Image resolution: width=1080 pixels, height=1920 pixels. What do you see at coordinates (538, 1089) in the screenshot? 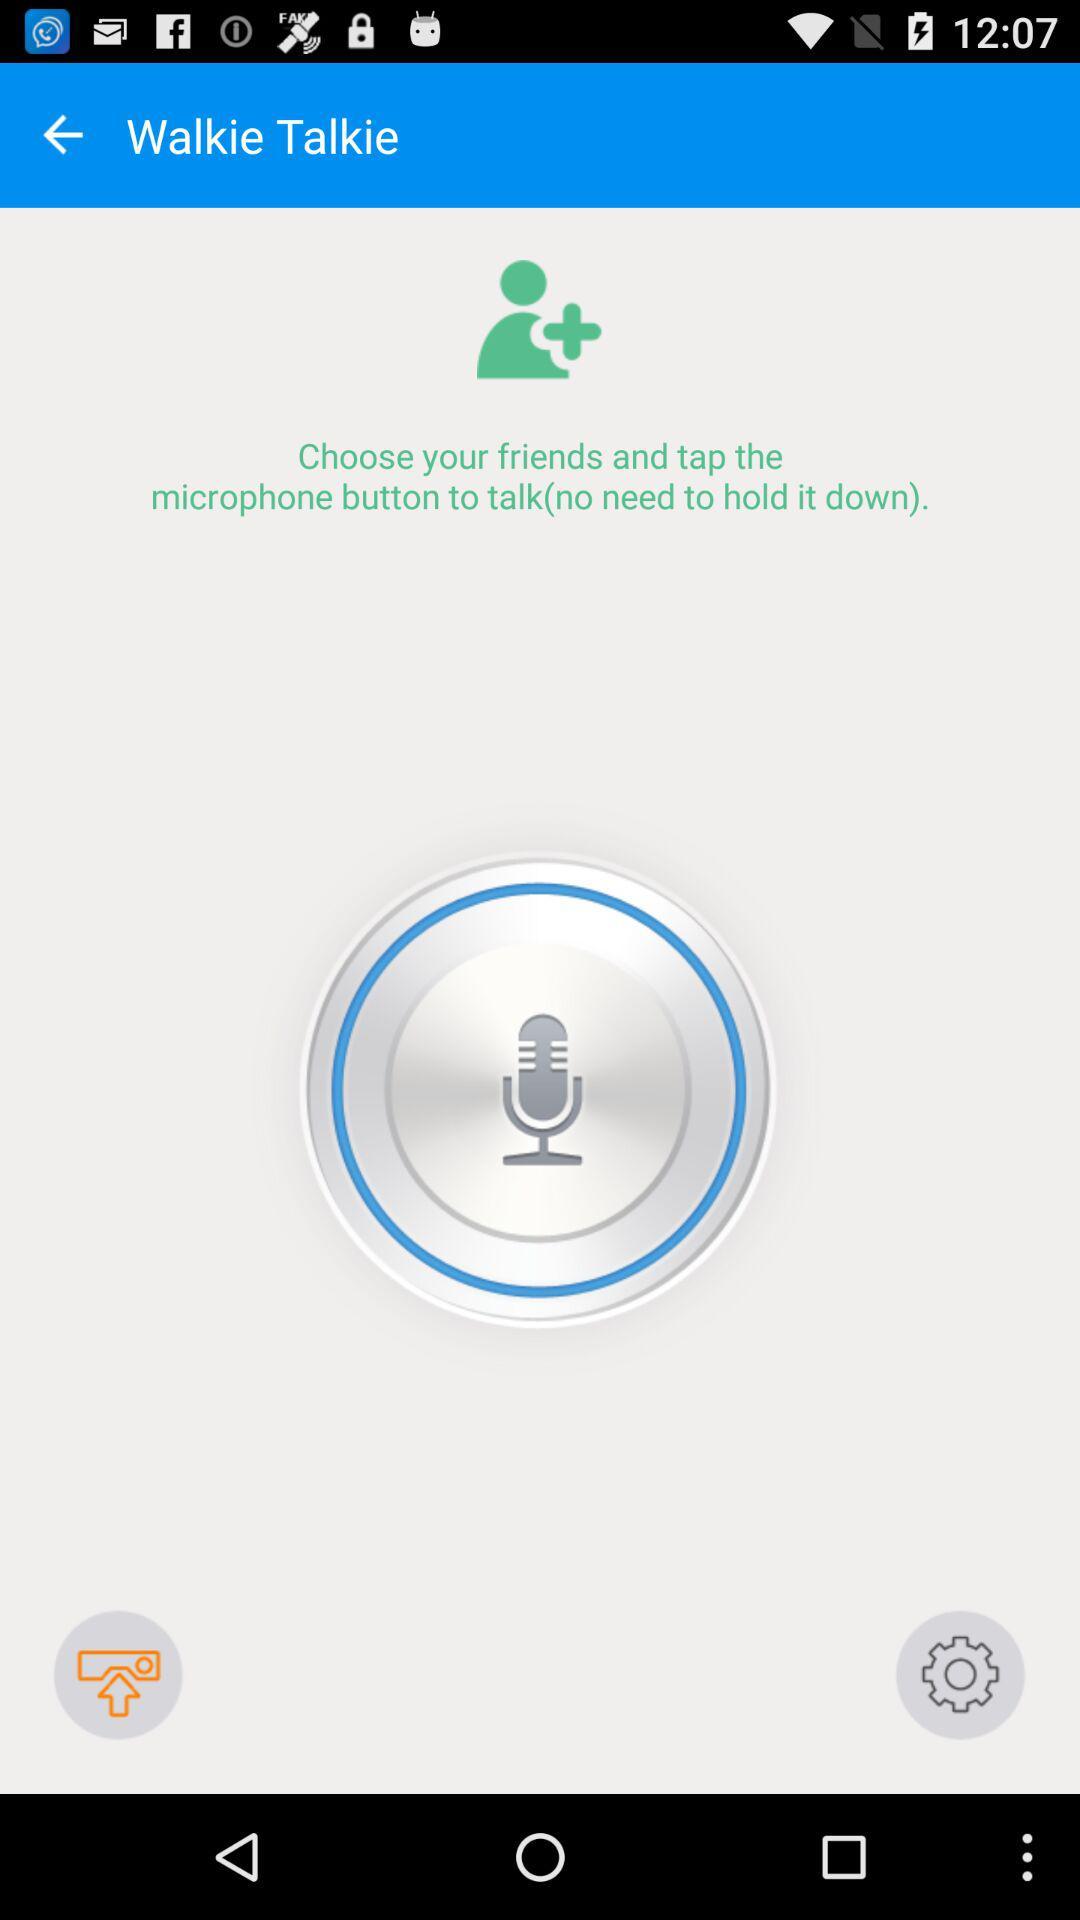
I see `start voice record` at bounding box center [538, 1089].